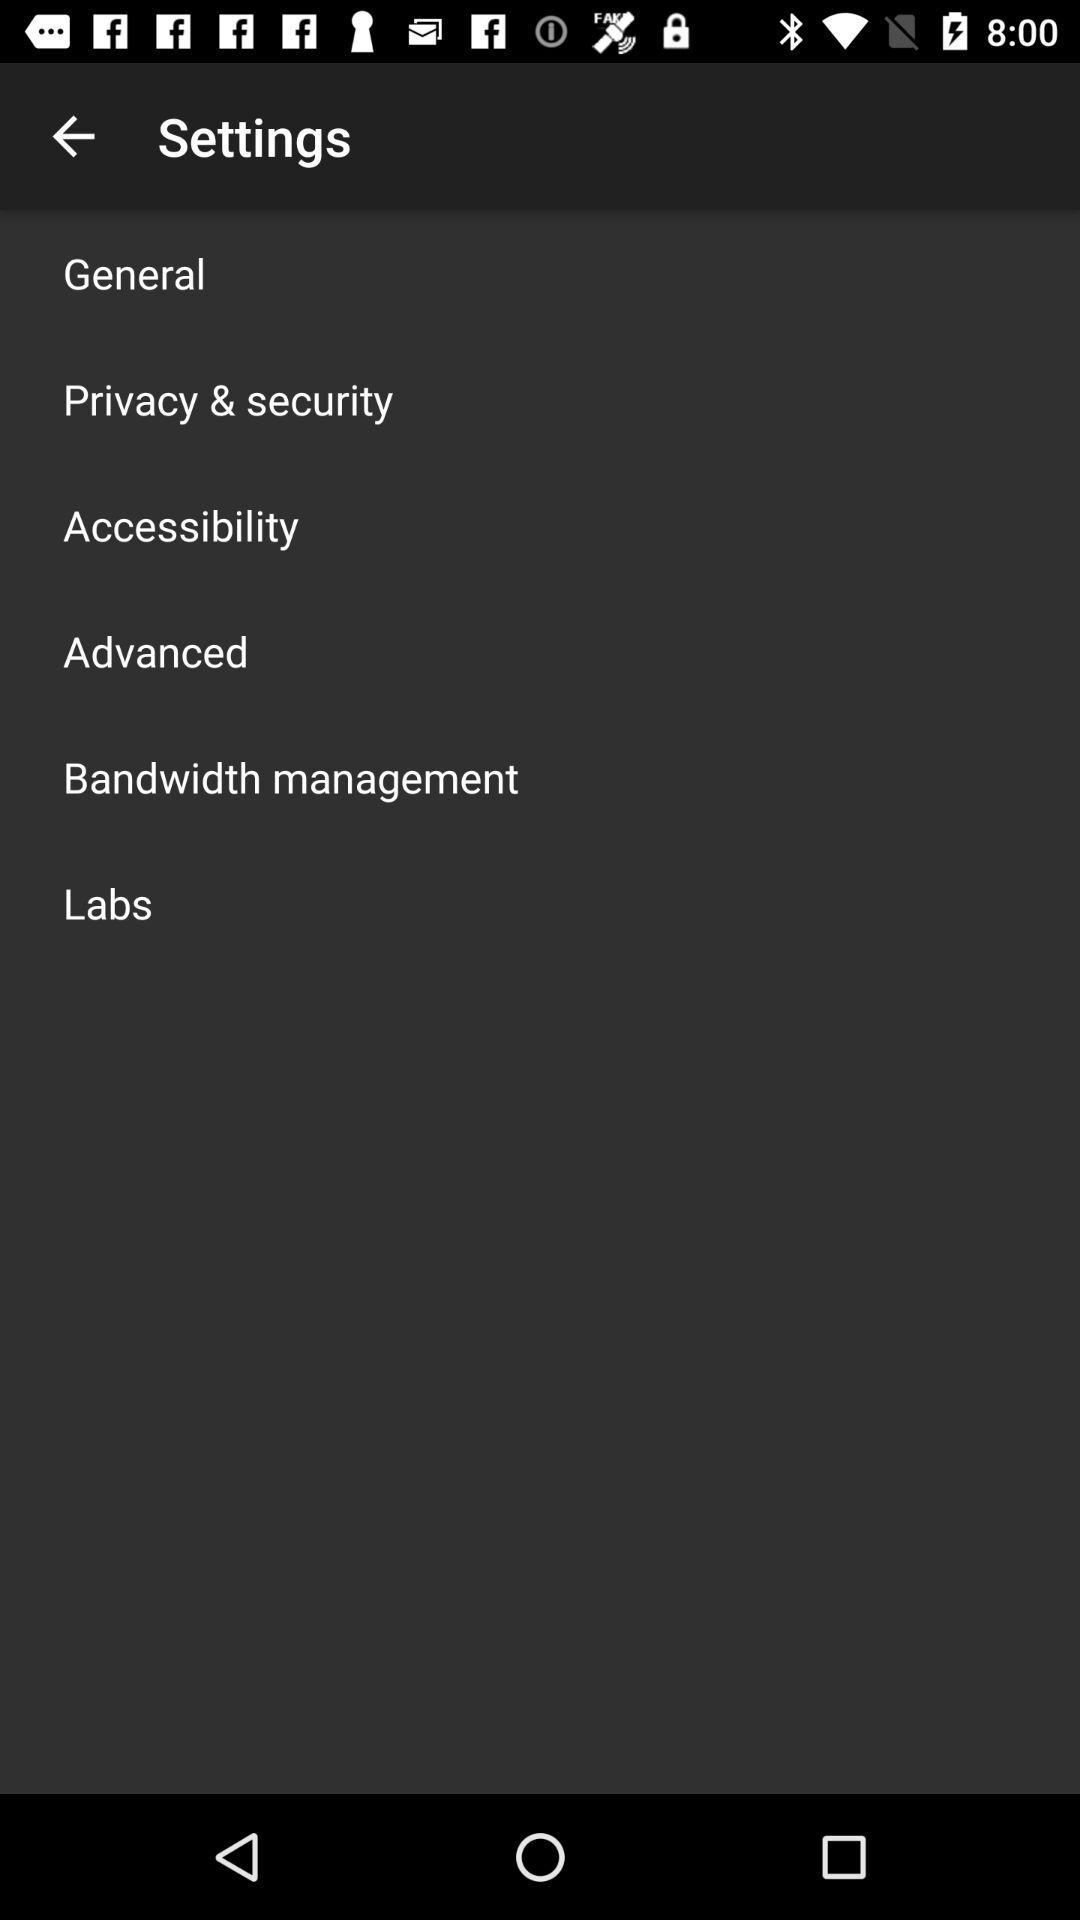 The image size is (1080, 1920). What do you see at coordinates (181, 524) in the screenshot?
I see `the app below privacy & security item` at bounding box center [181, 524].